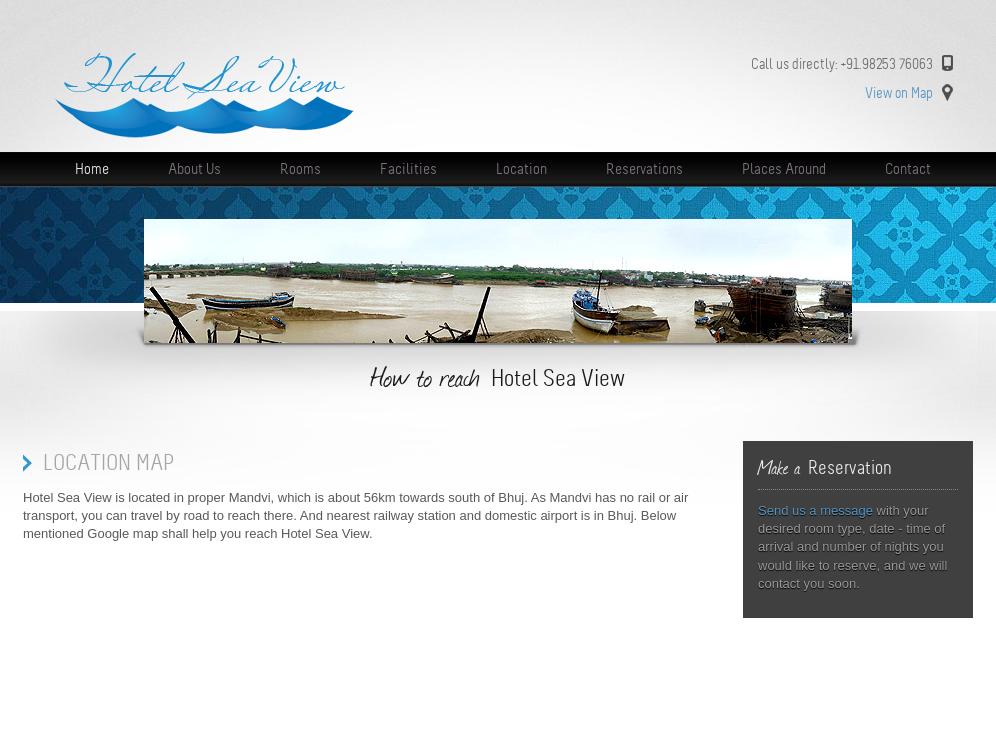 Image resolution: width=996 pixels, height=755 pixels. Describe the element at coordinates (757, 465) in the screenshot. I see `'Make a'` at that location.